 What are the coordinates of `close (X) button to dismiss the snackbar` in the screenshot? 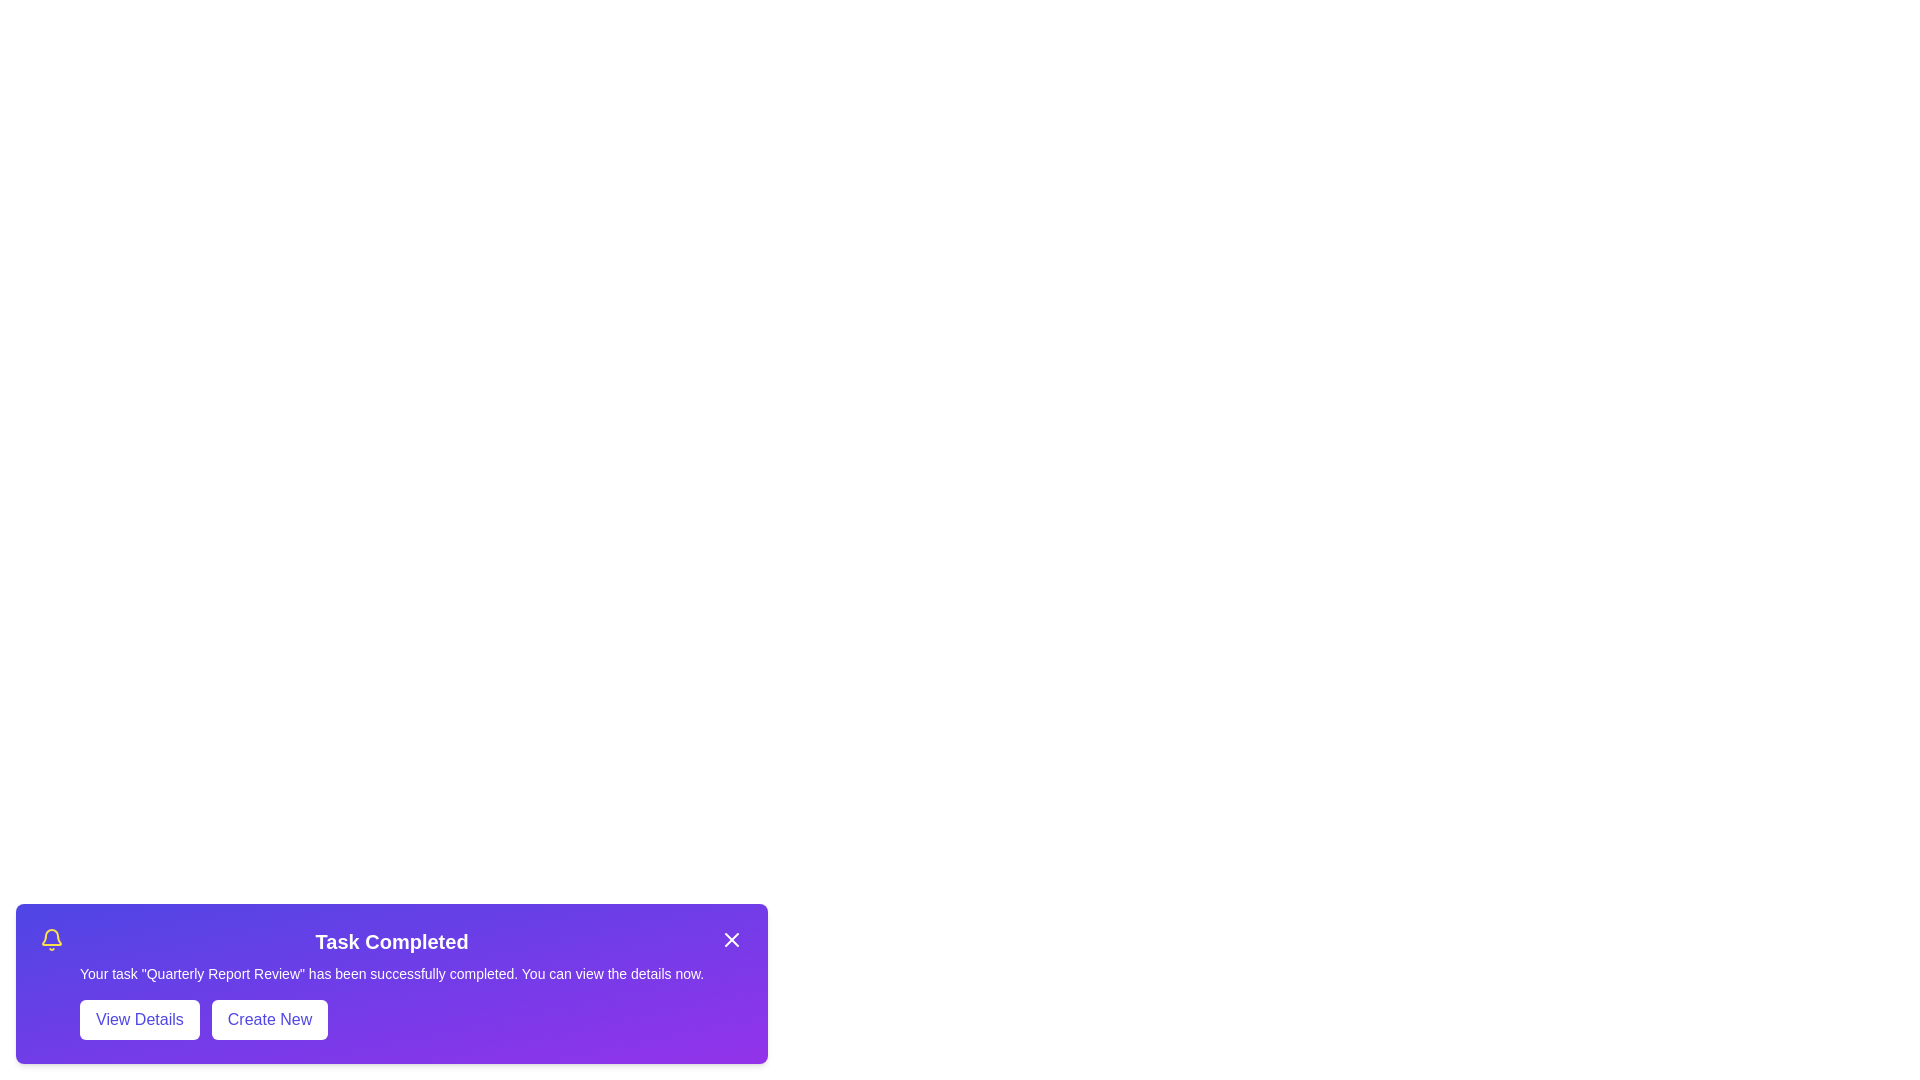 It's located at (731, 940).